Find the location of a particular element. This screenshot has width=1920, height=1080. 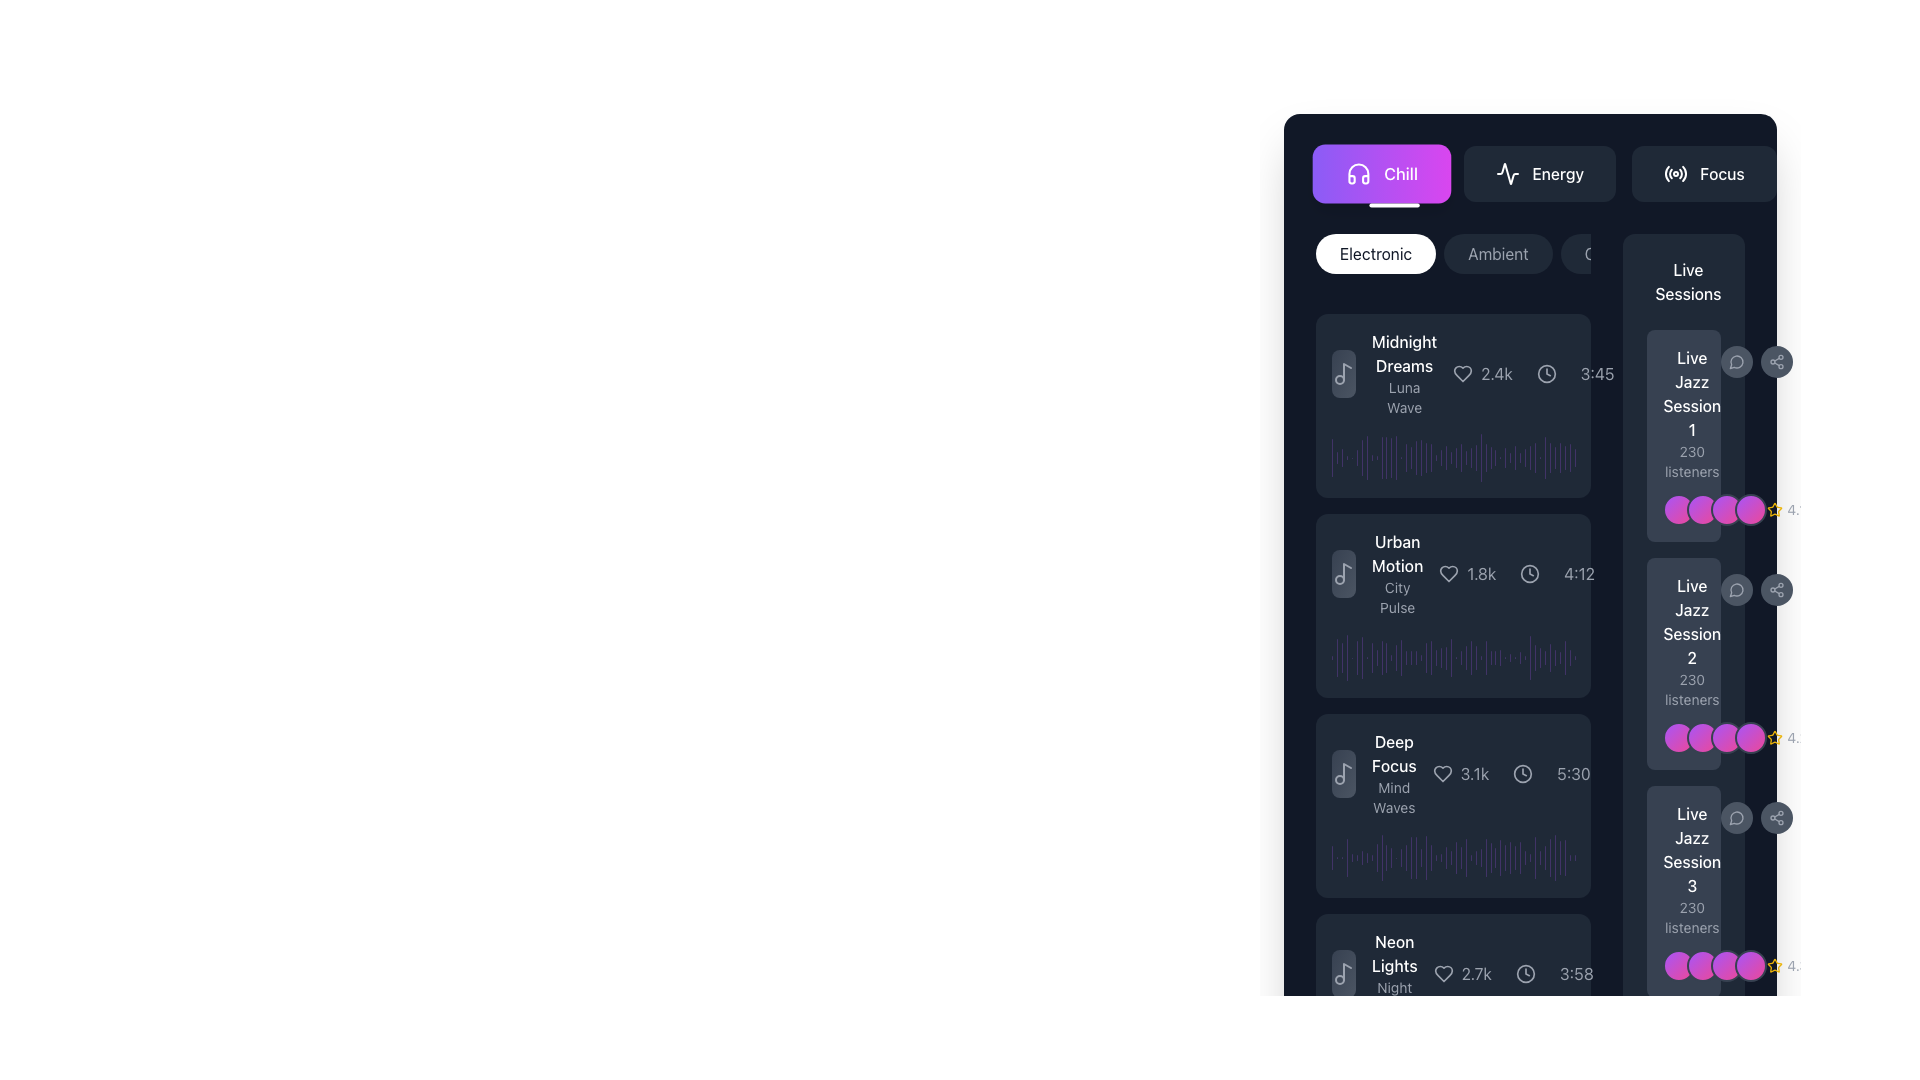

the 18th visual indicator bar in the horizontal group of bars located at the center-right section of the display is located at coordinates (1415, 458).